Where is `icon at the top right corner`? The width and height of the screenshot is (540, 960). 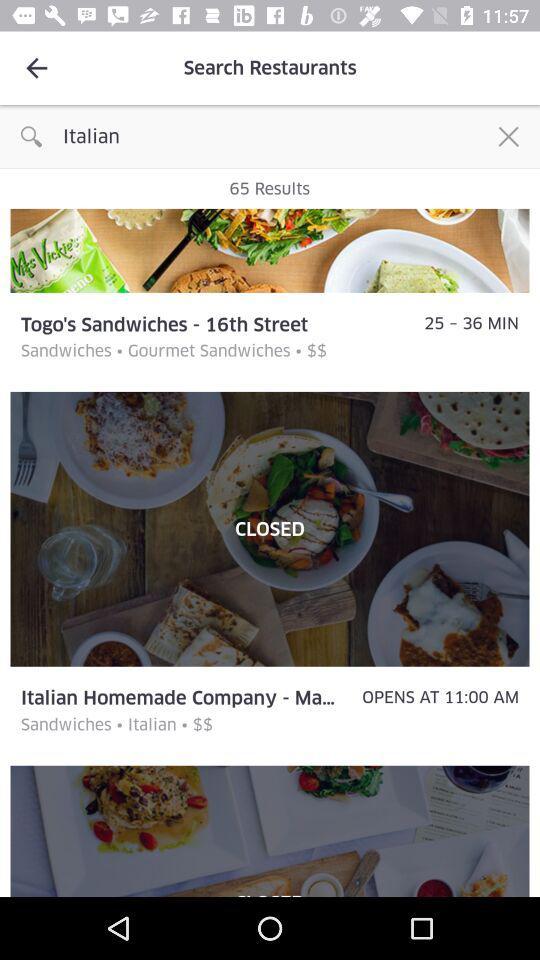
icon at the top right corner is located at coordinates (508, 135).